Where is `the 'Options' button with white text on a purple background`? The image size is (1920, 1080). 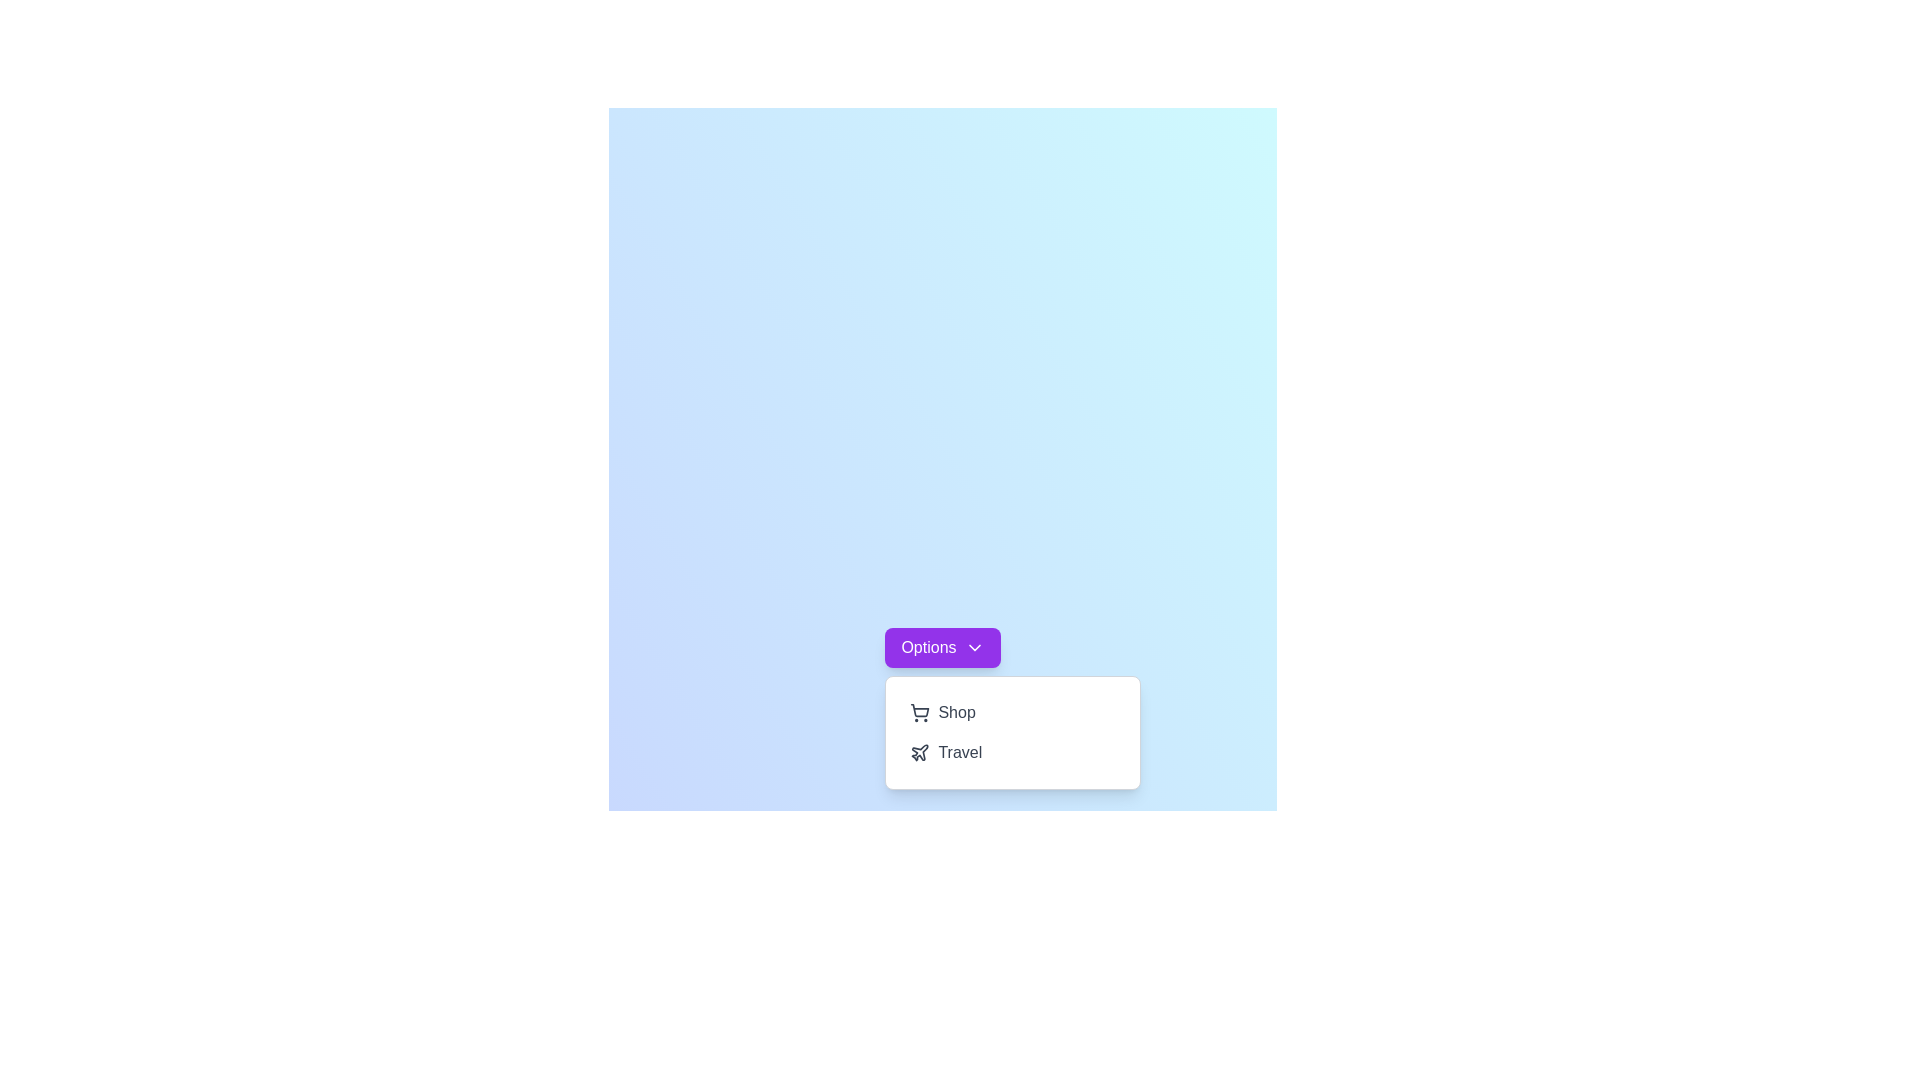
the 'Options' button with white text on a purple background is located at coordinates (941, 648).